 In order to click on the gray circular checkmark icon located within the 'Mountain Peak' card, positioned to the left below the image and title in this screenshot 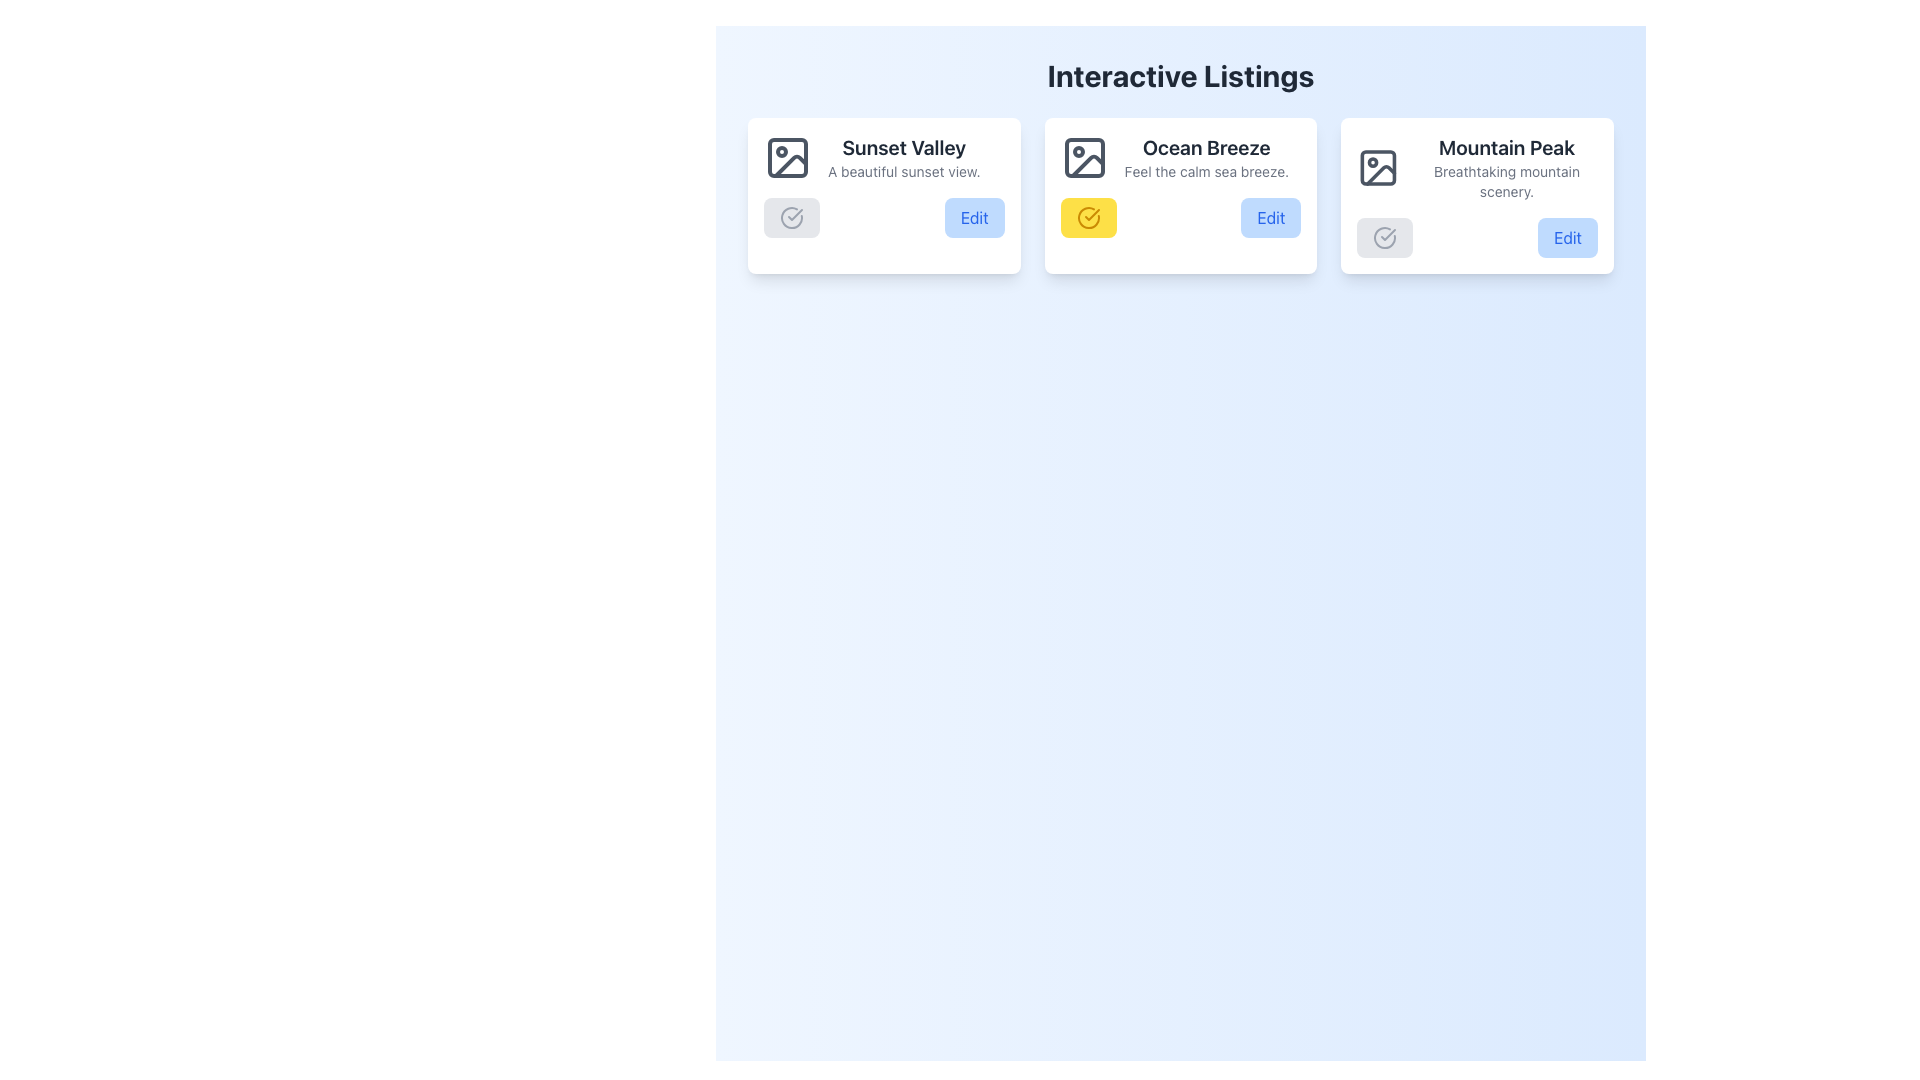, I will do `click(1384, 237)`.